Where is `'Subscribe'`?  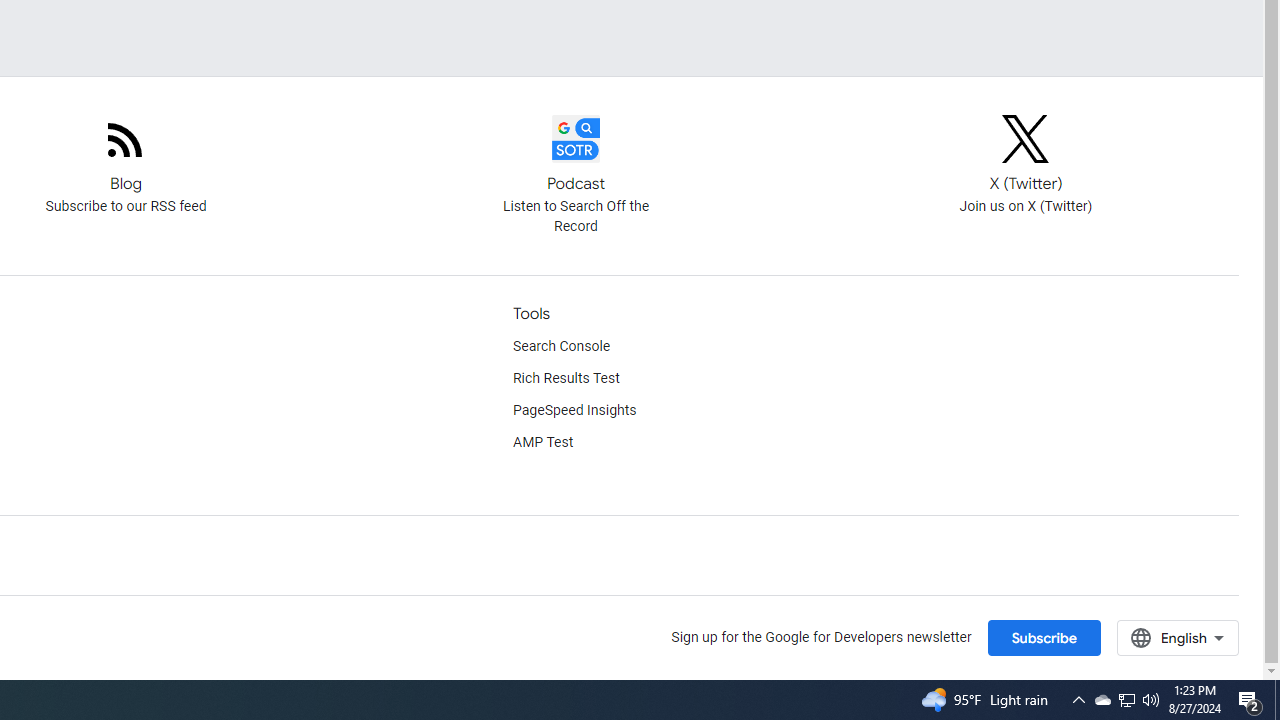
'Subscribe' is located at coordinates (1042, 637).